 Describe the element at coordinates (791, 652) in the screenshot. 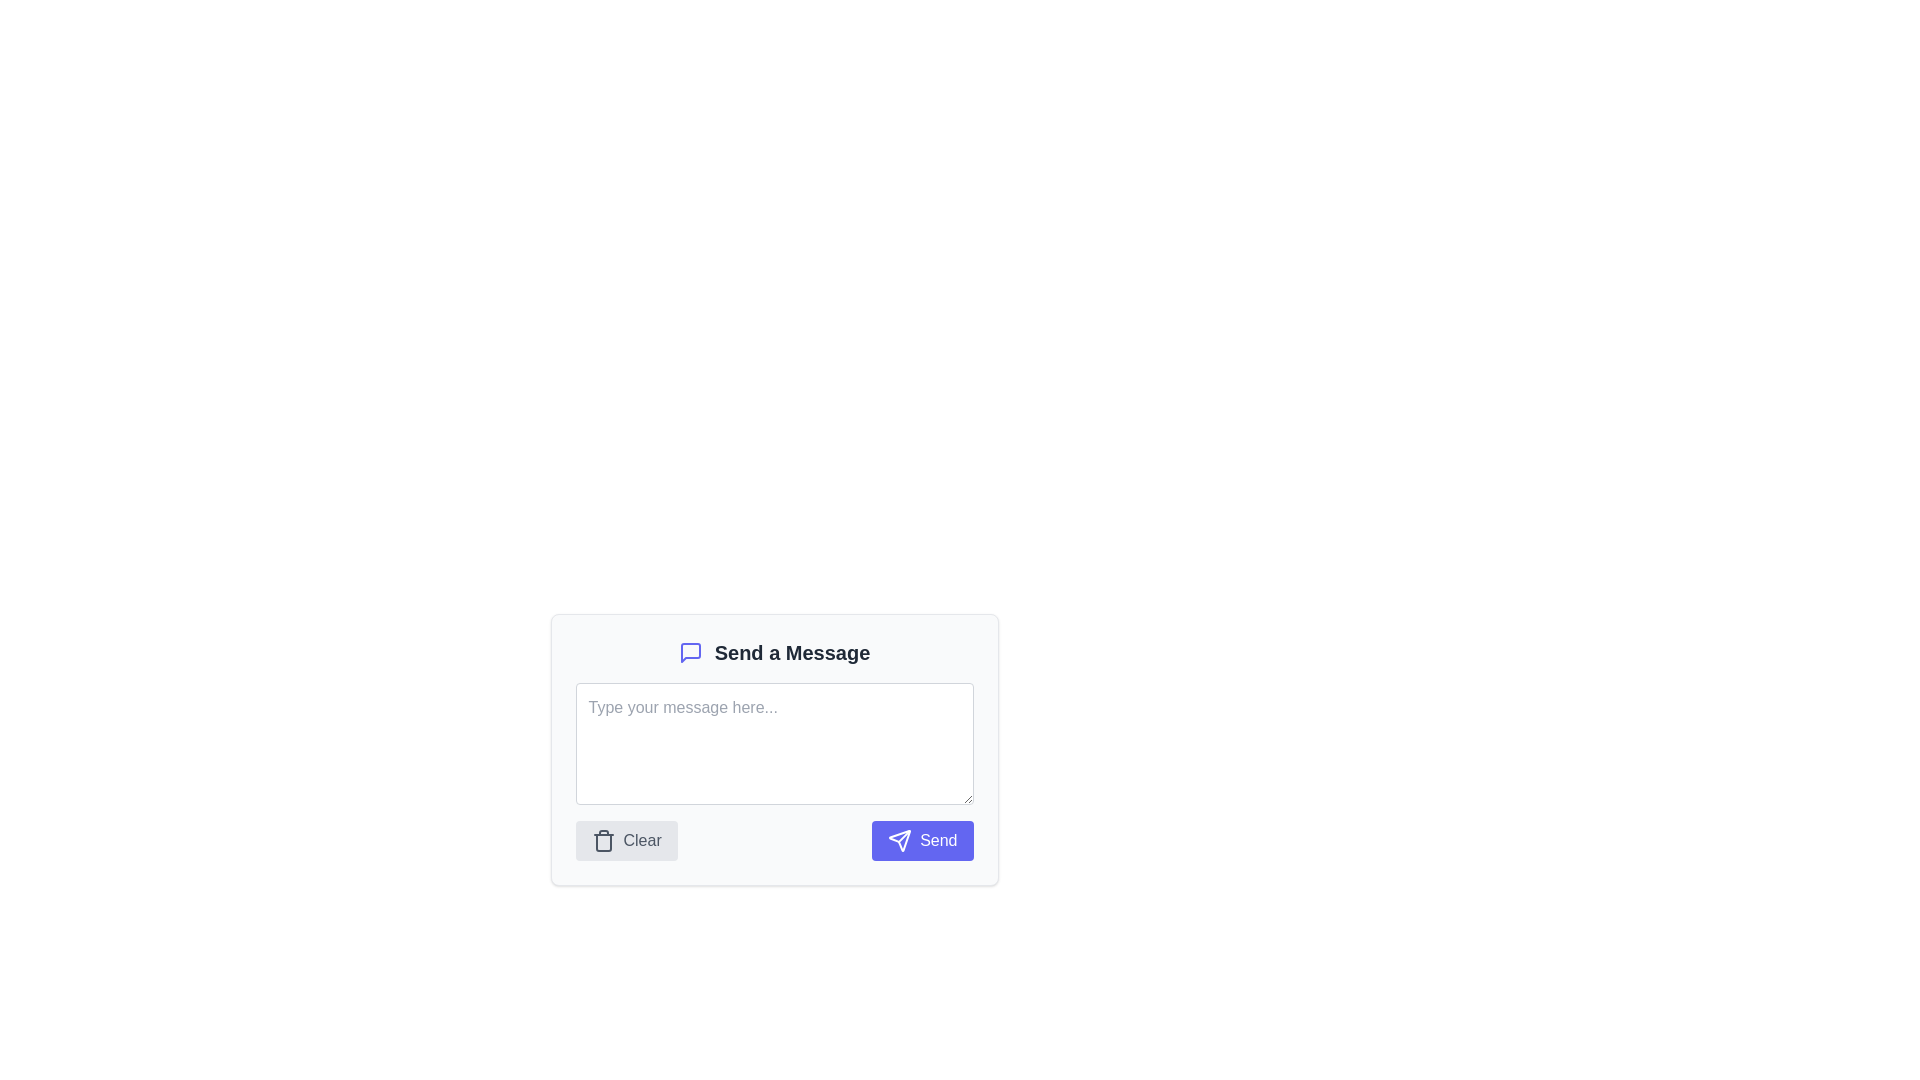

I see `the static text label that identifies the purpose of the messaging section, located to the right of the speech bubble icon and above the text input box` at that location.